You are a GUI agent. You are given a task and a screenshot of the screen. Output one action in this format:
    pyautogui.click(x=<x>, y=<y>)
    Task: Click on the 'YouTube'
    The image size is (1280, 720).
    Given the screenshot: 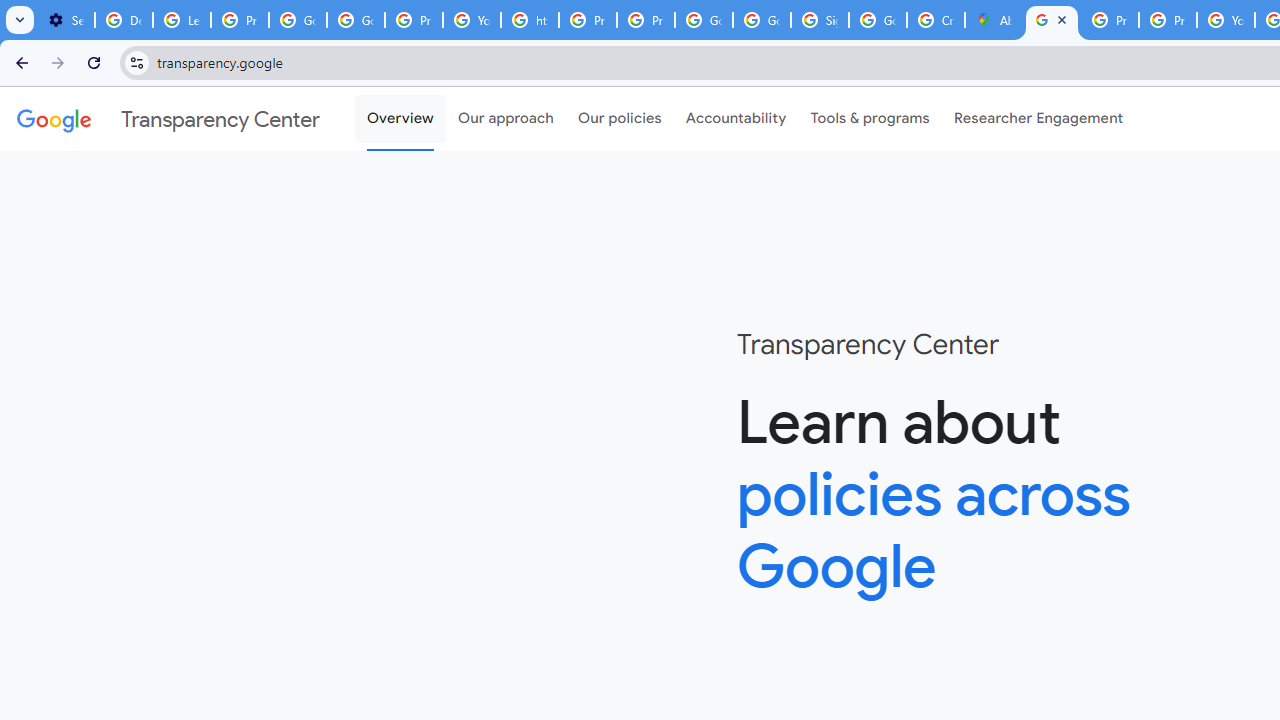 What is the action you would take?
    pyautogui.click(x=1225, y=20)
    